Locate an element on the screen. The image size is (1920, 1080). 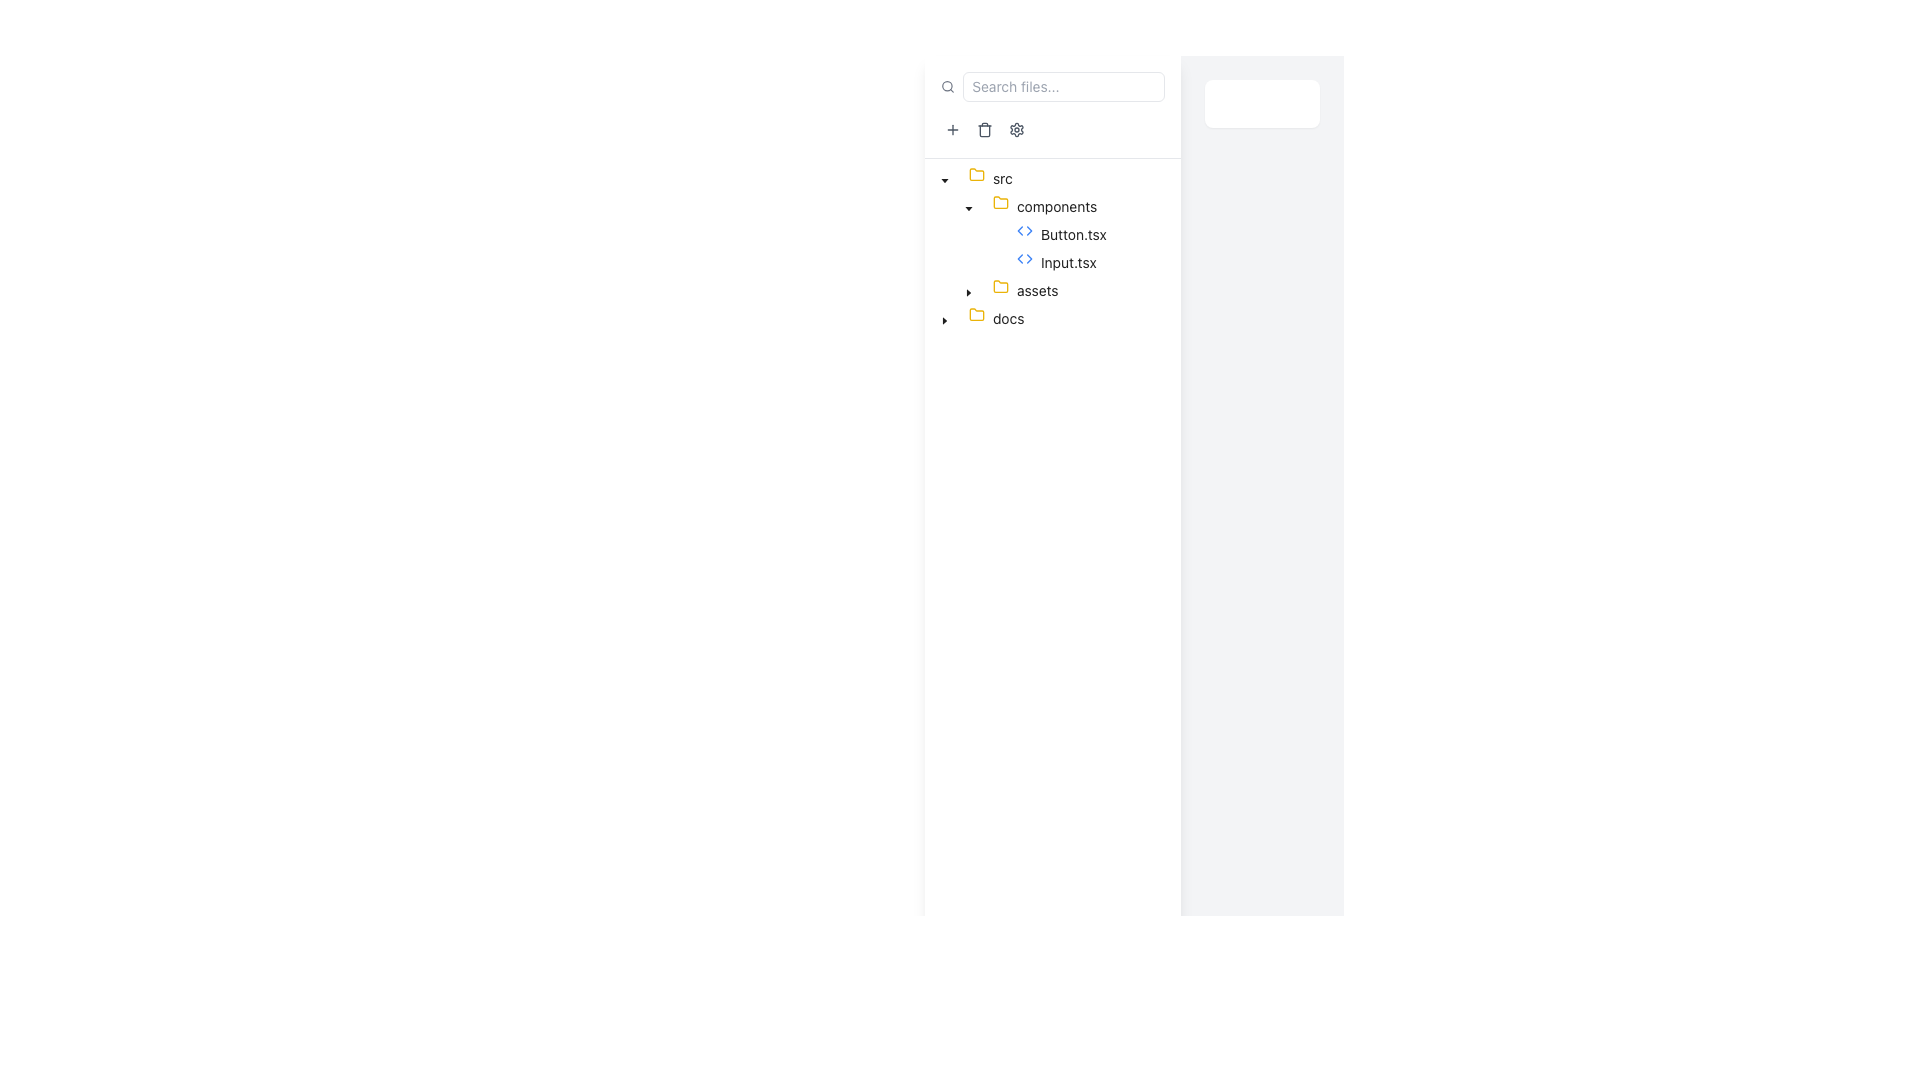
the 'src' tree node is located at coordinates (976, 177).